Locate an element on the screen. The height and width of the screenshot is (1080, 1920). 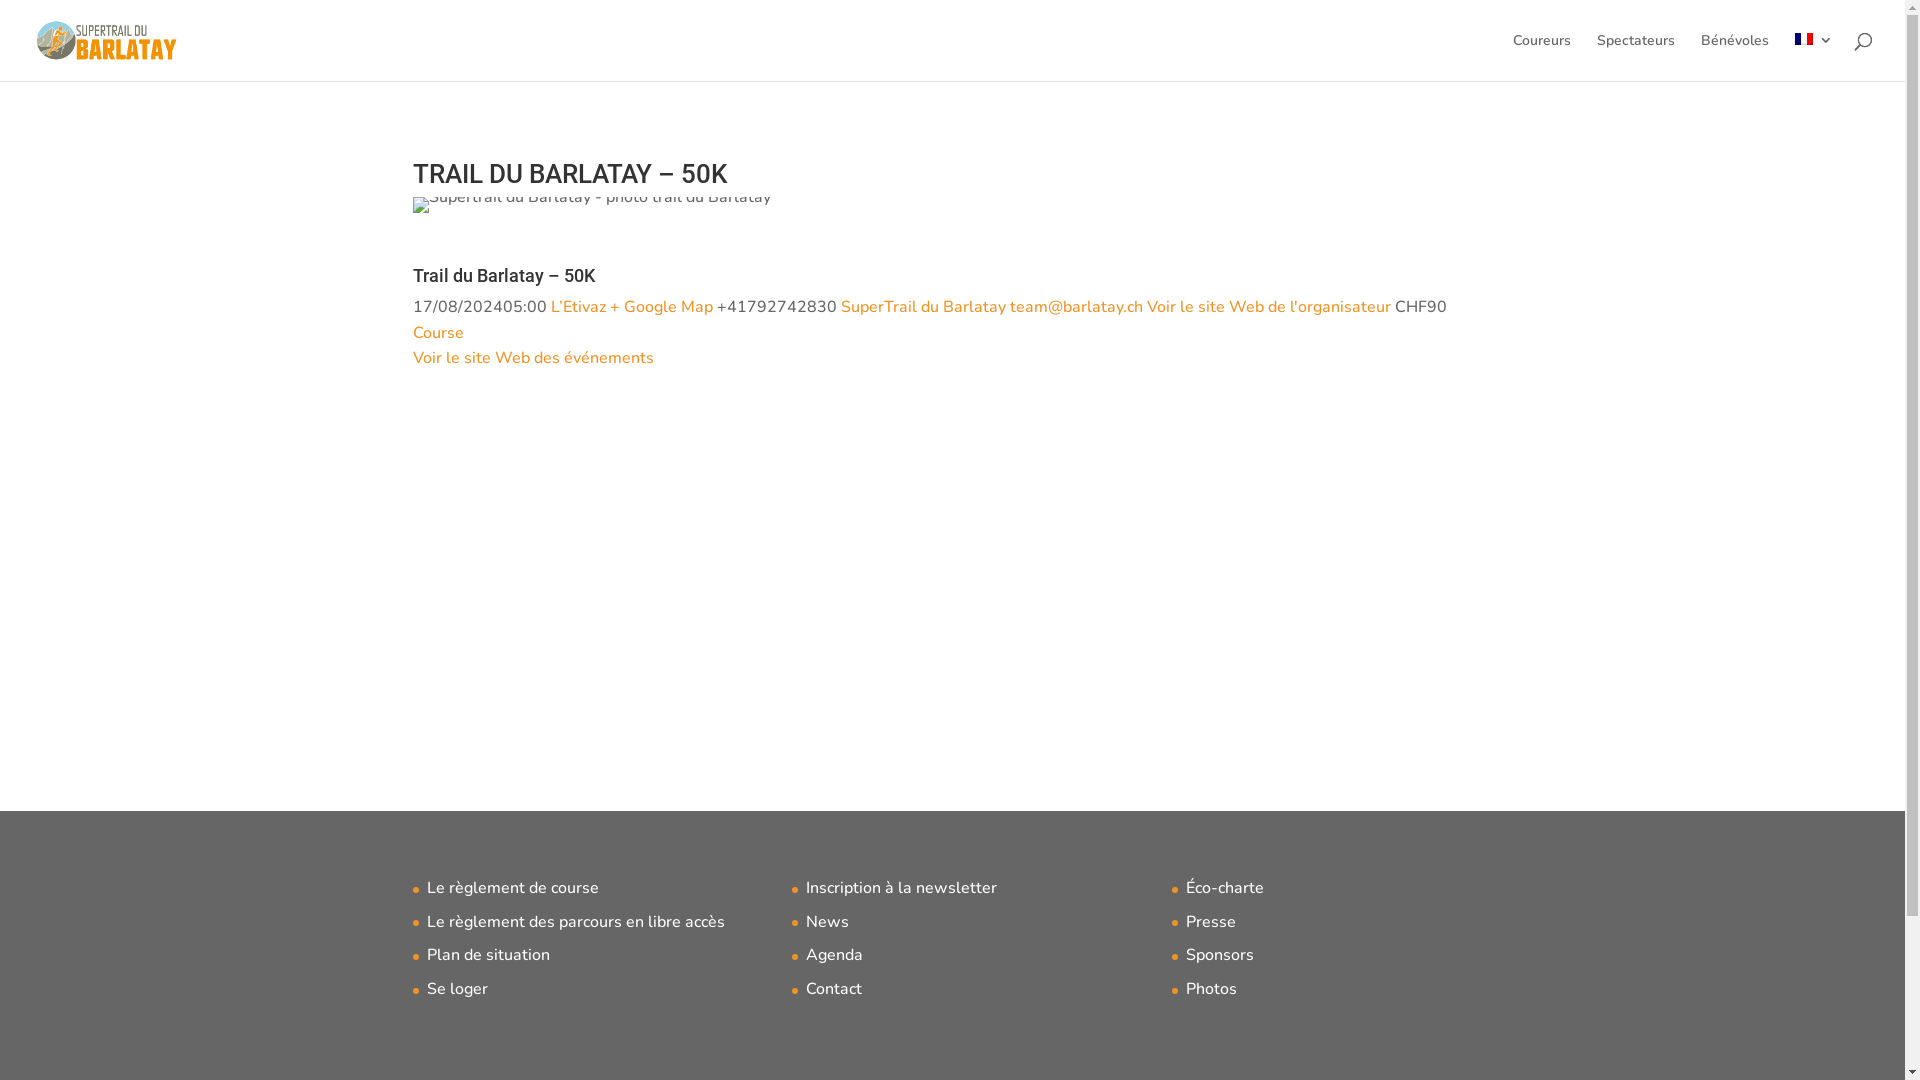
'Spectateurs' is located at coordinates (1596, 56).